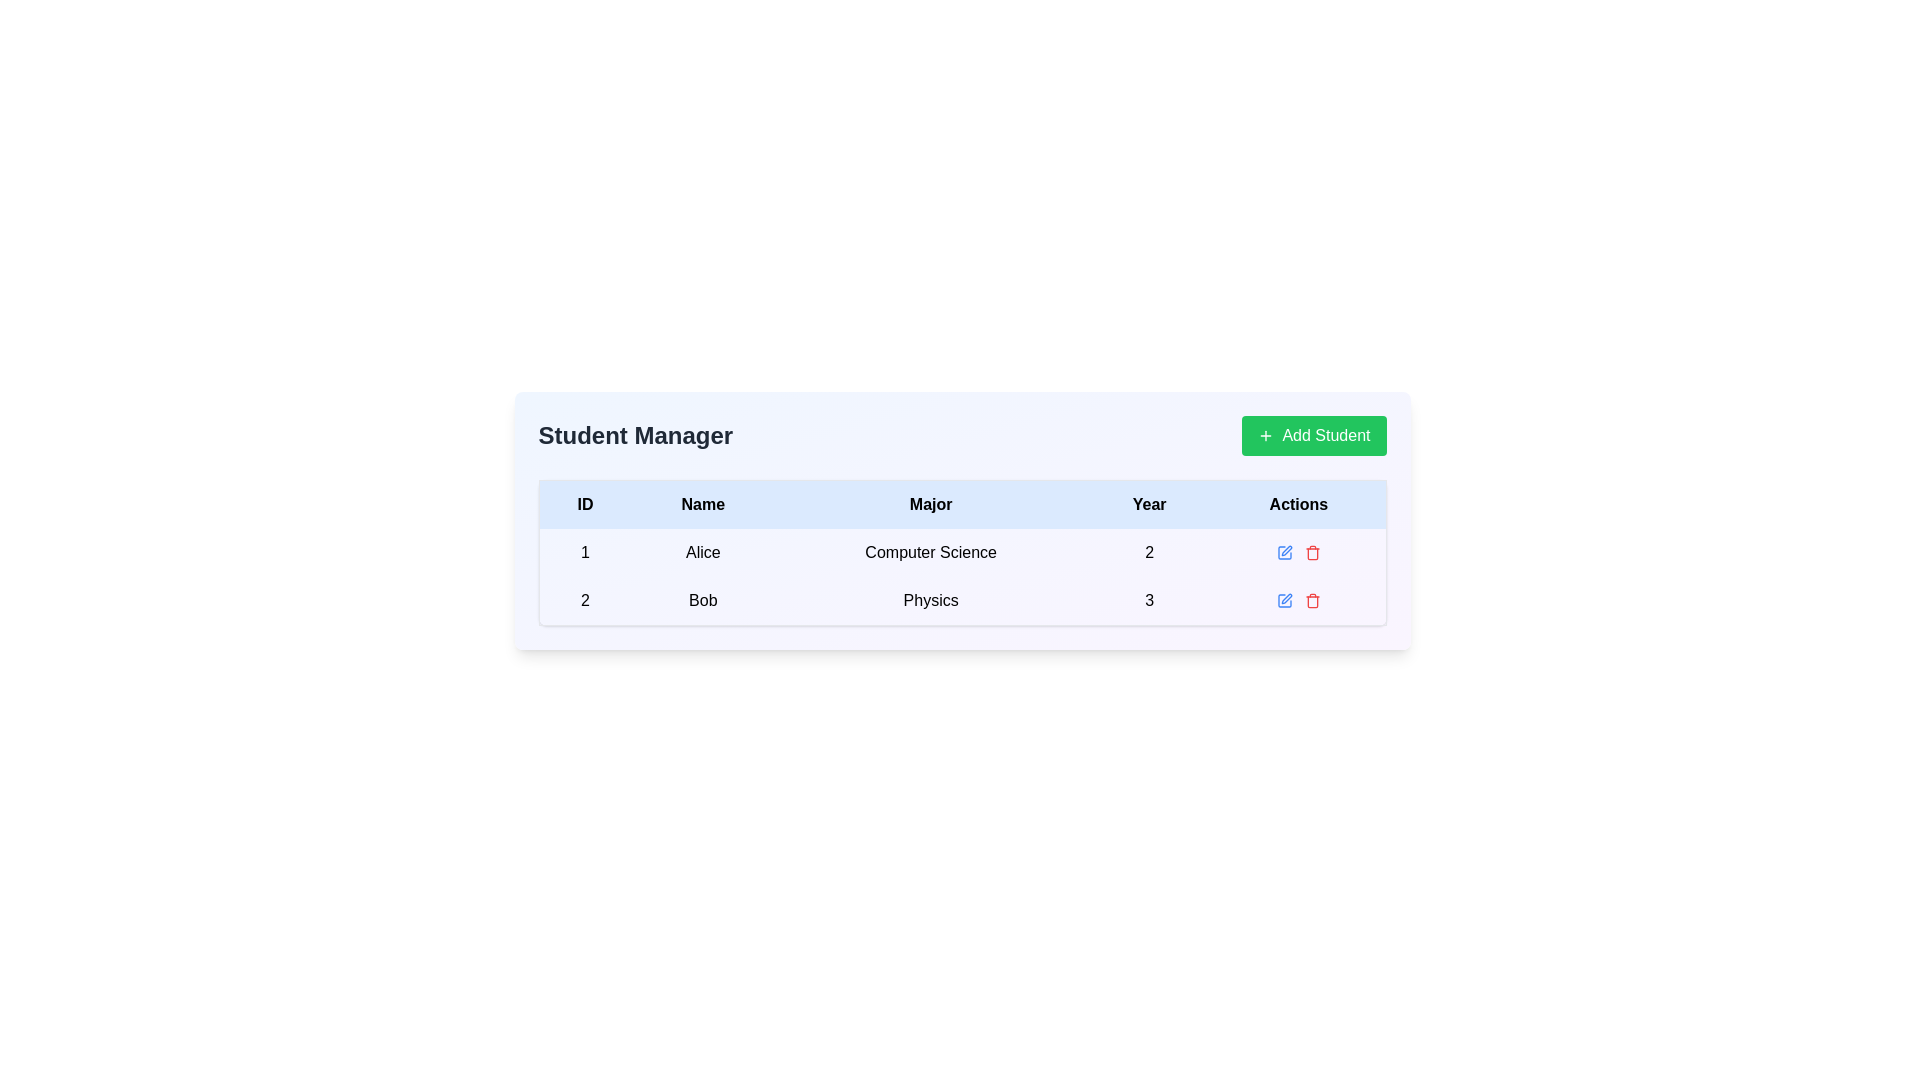 The height and width of the screenshot is (1080, 1920). I want to click on the text label displaying 'Bob', so click(703, 600).